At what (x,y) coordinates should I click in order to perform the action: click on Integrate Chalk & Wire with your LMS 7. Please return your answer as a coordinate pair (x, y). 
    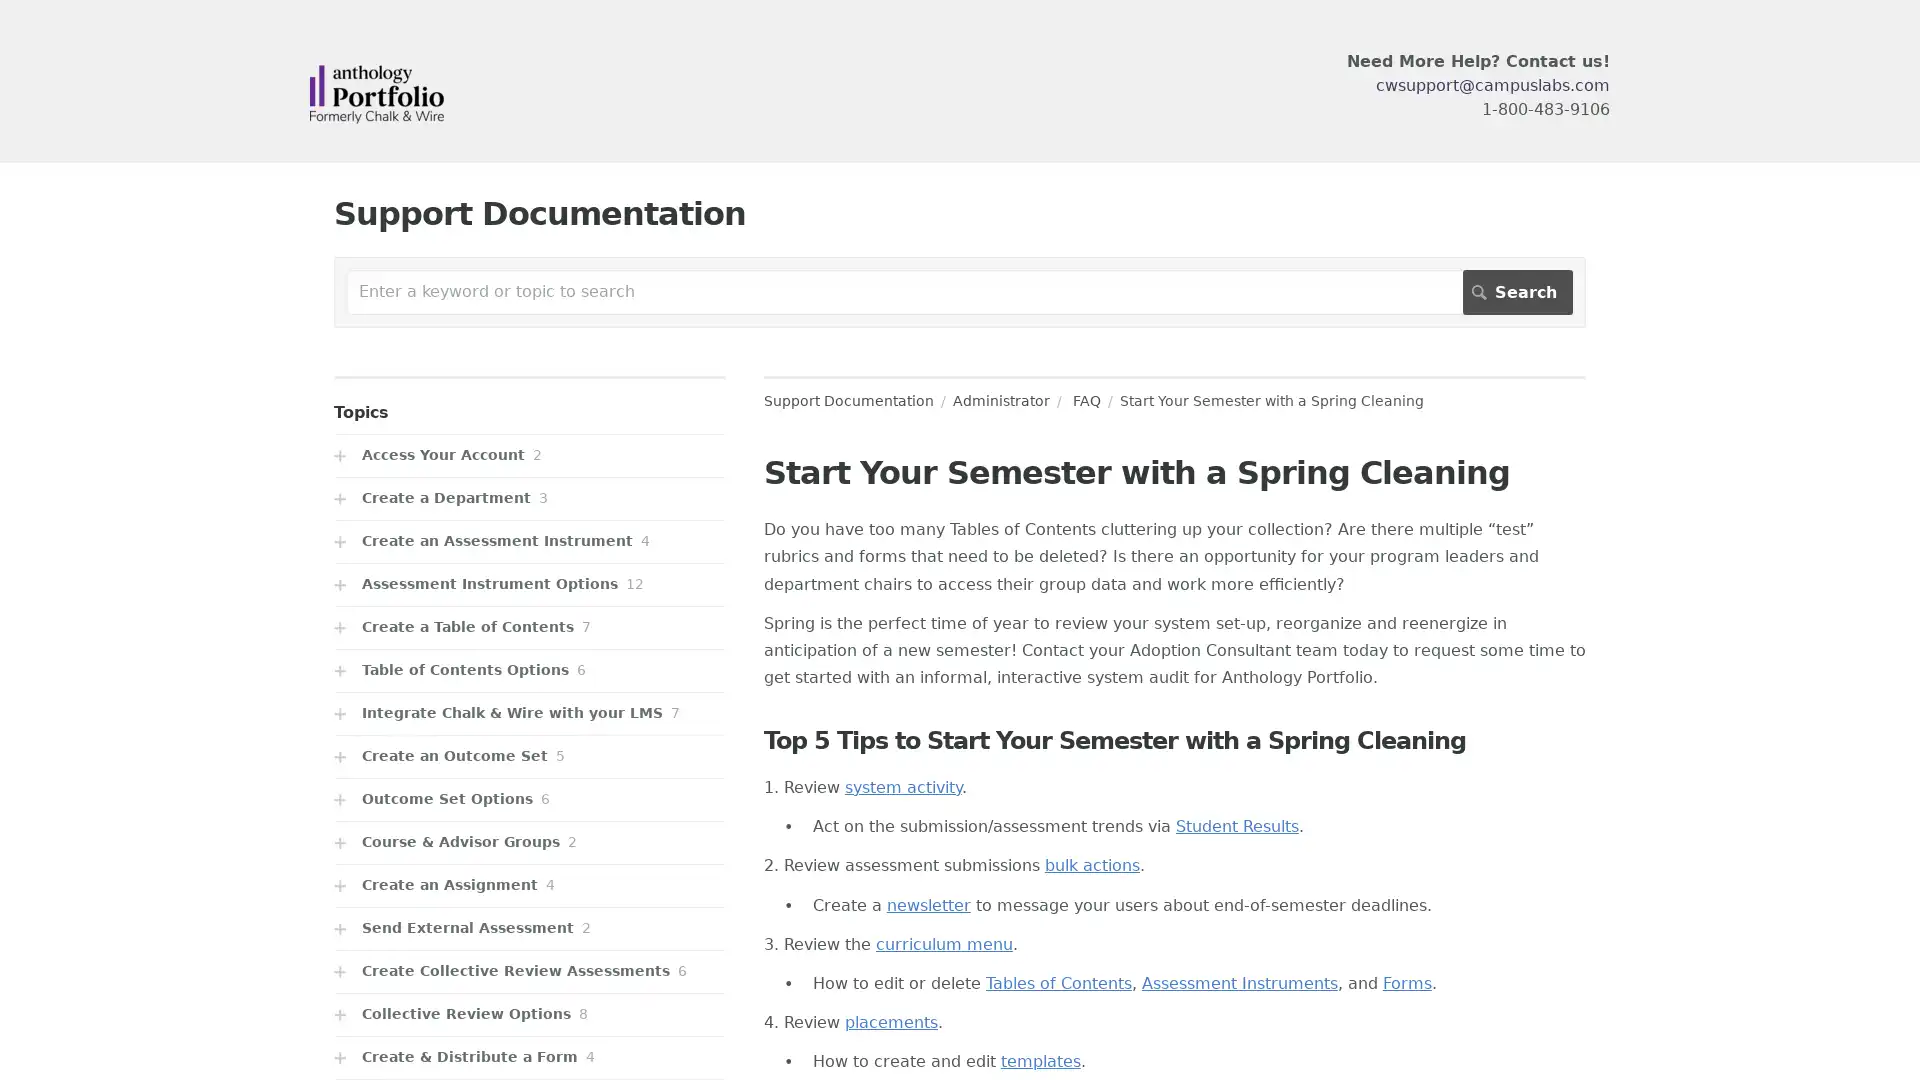
    Looking at the image, I should click on (529, 712).